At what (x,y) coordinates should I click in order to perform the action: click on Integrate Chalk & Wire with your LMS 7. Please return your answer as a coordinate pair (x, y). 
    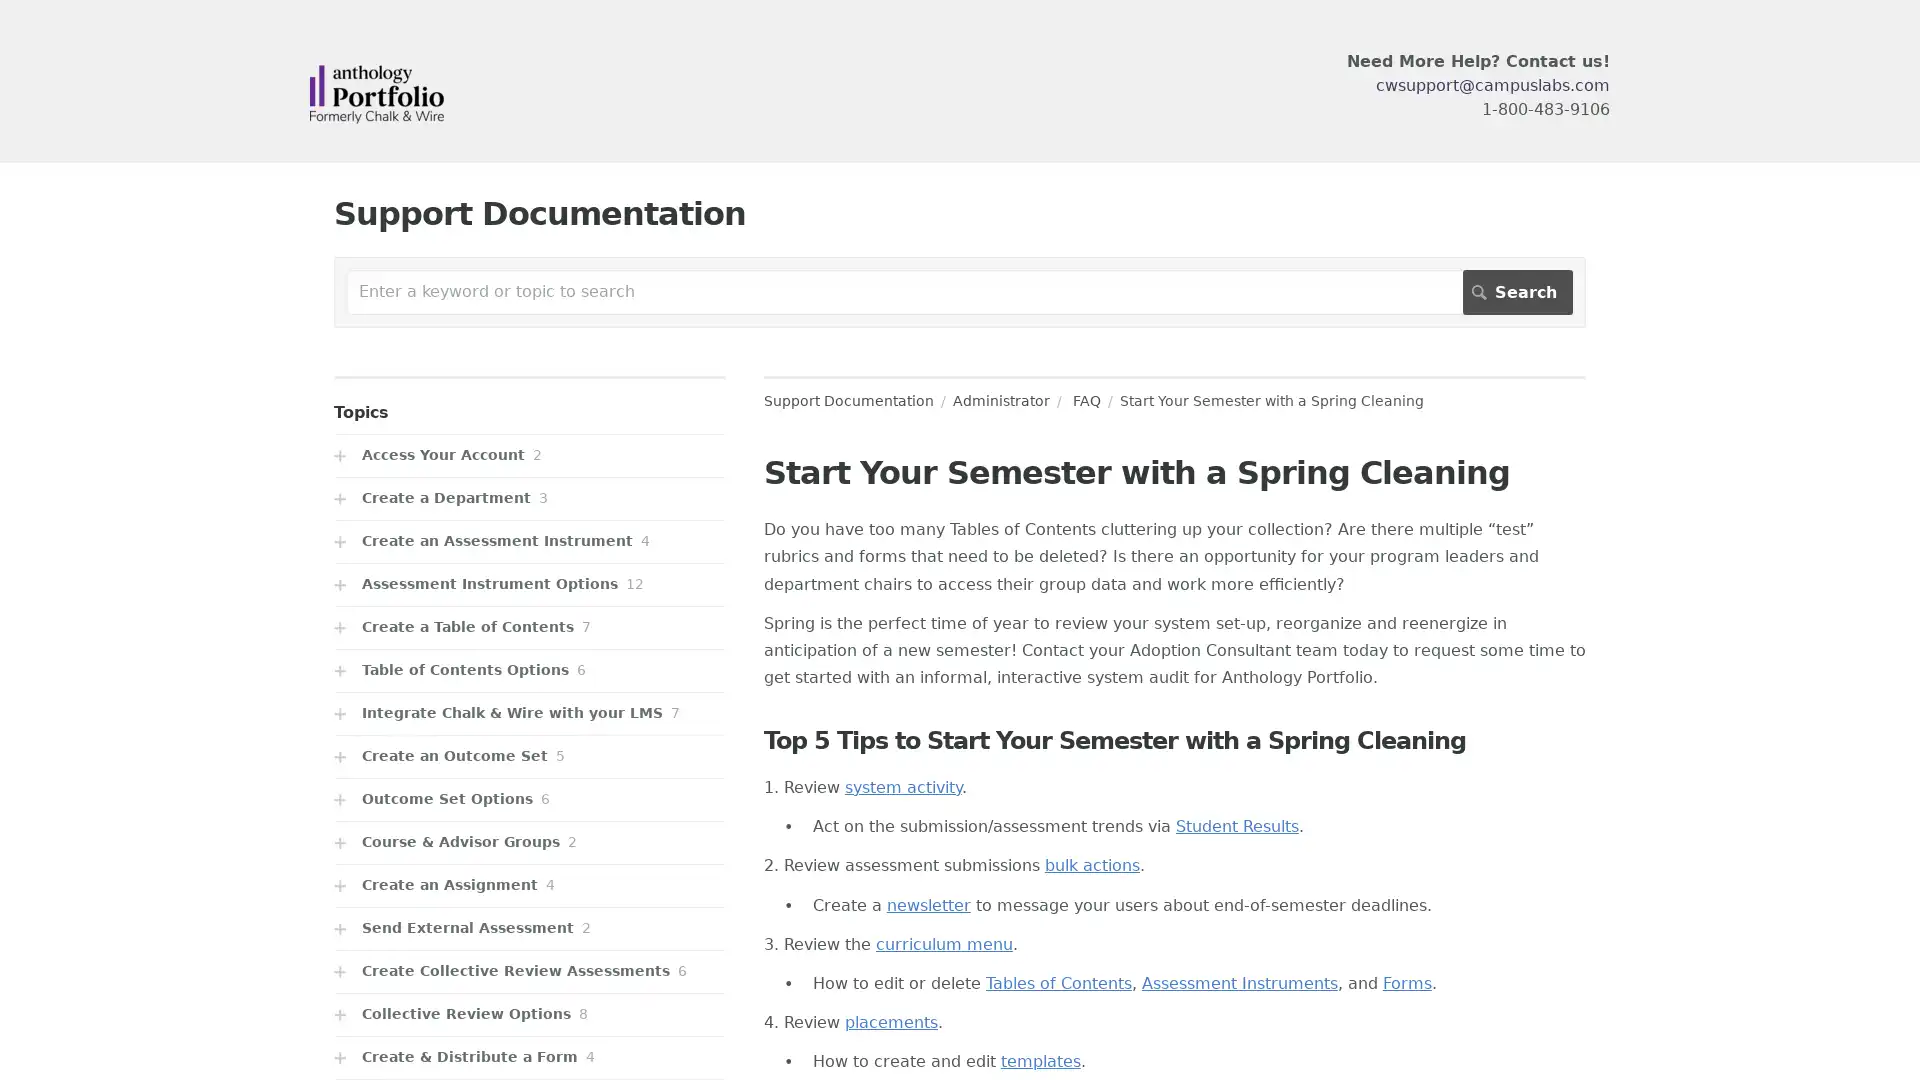
    Looking at the image, I should click on (529, 712).